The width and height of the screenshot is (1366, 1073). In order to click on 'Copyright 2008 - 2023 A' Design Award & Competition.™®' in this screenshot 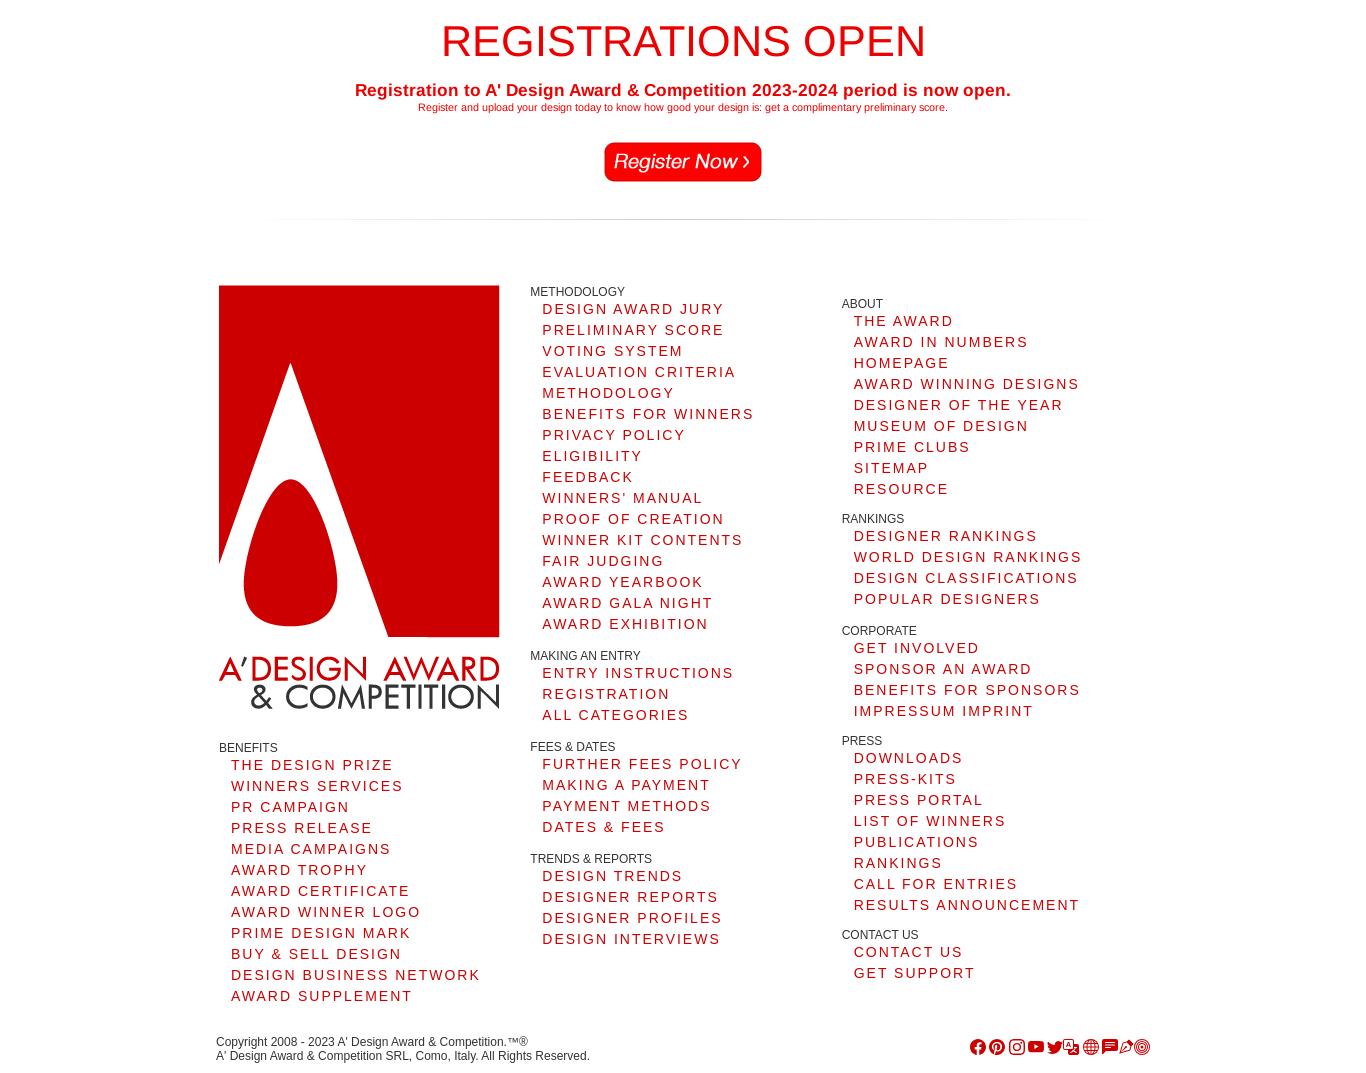, I will do `click(214, 1041)`.